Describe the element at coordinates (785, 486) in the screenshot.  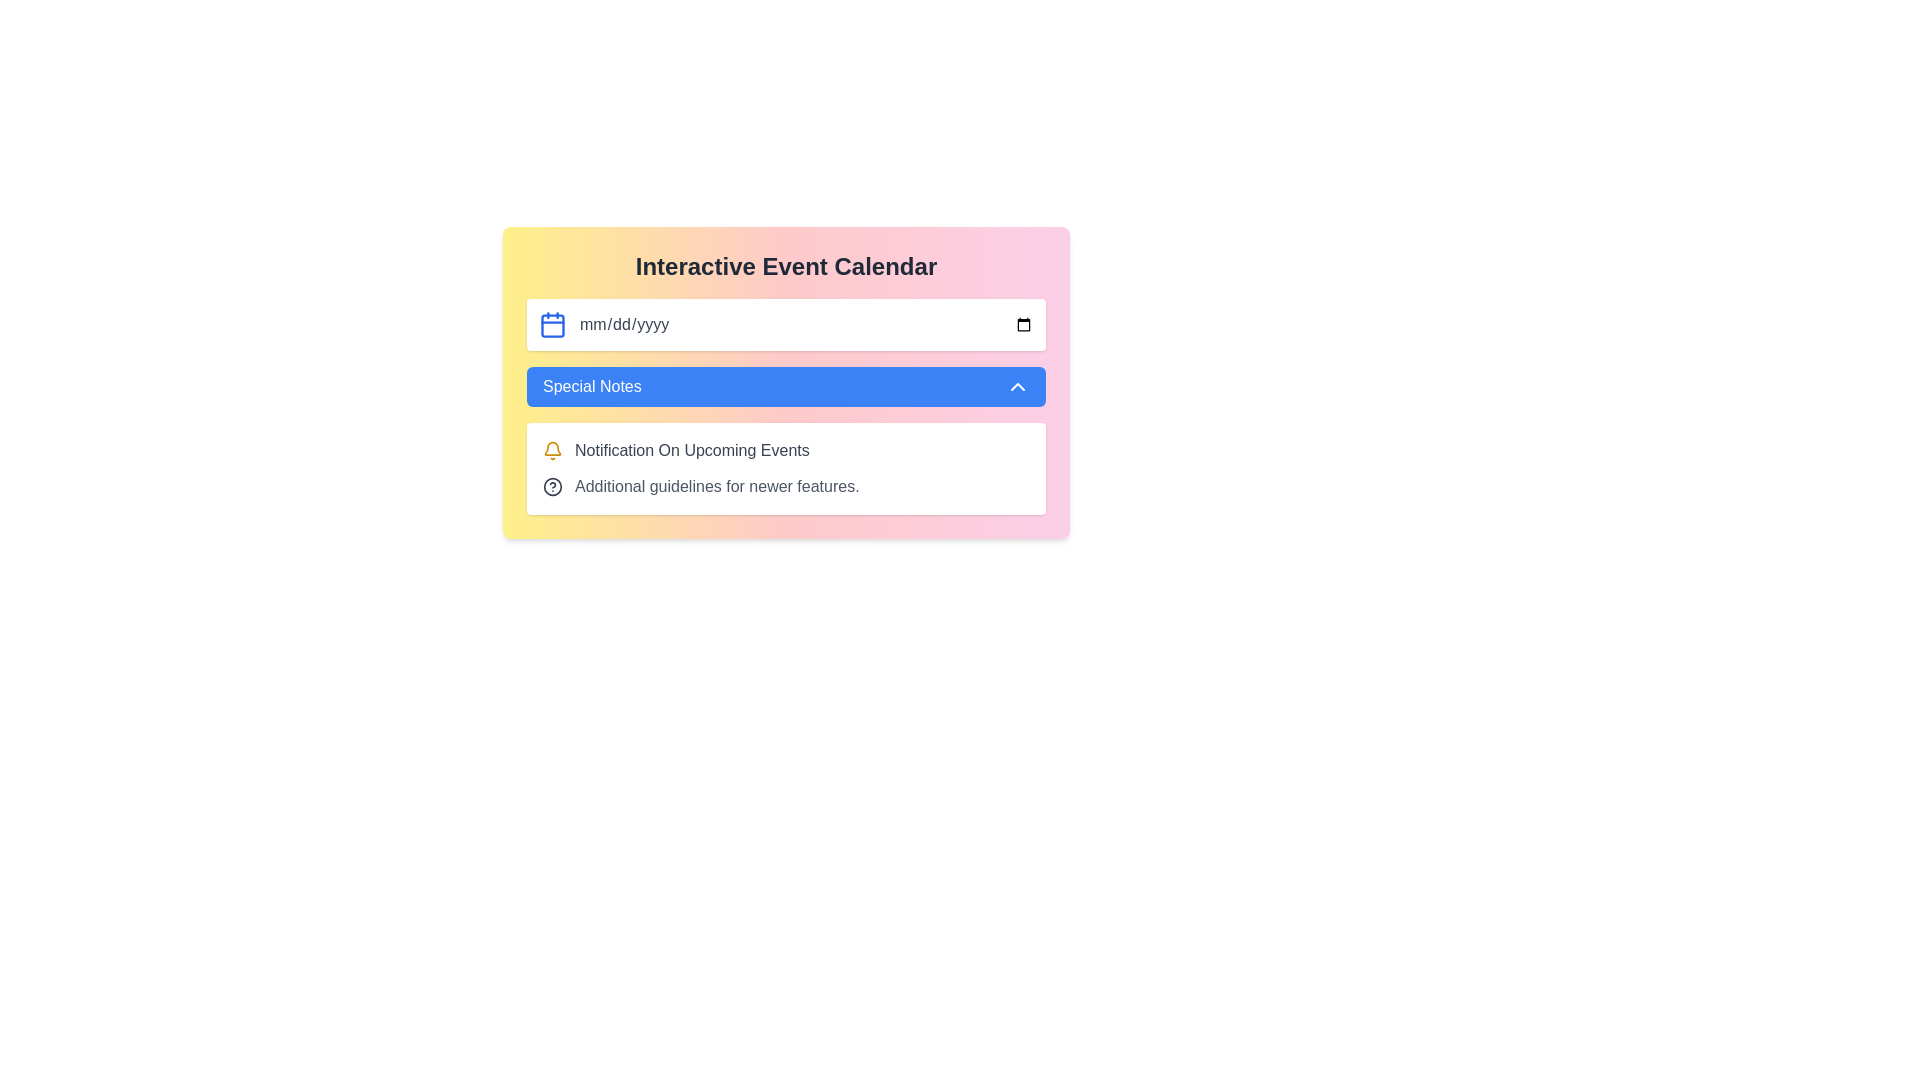
I see `the Label with Icon that contains the text 'Additional guidelines for newer features.' and a question mark icon, located in the notification section below 'Notification On Upcoming Events.'` at that location.